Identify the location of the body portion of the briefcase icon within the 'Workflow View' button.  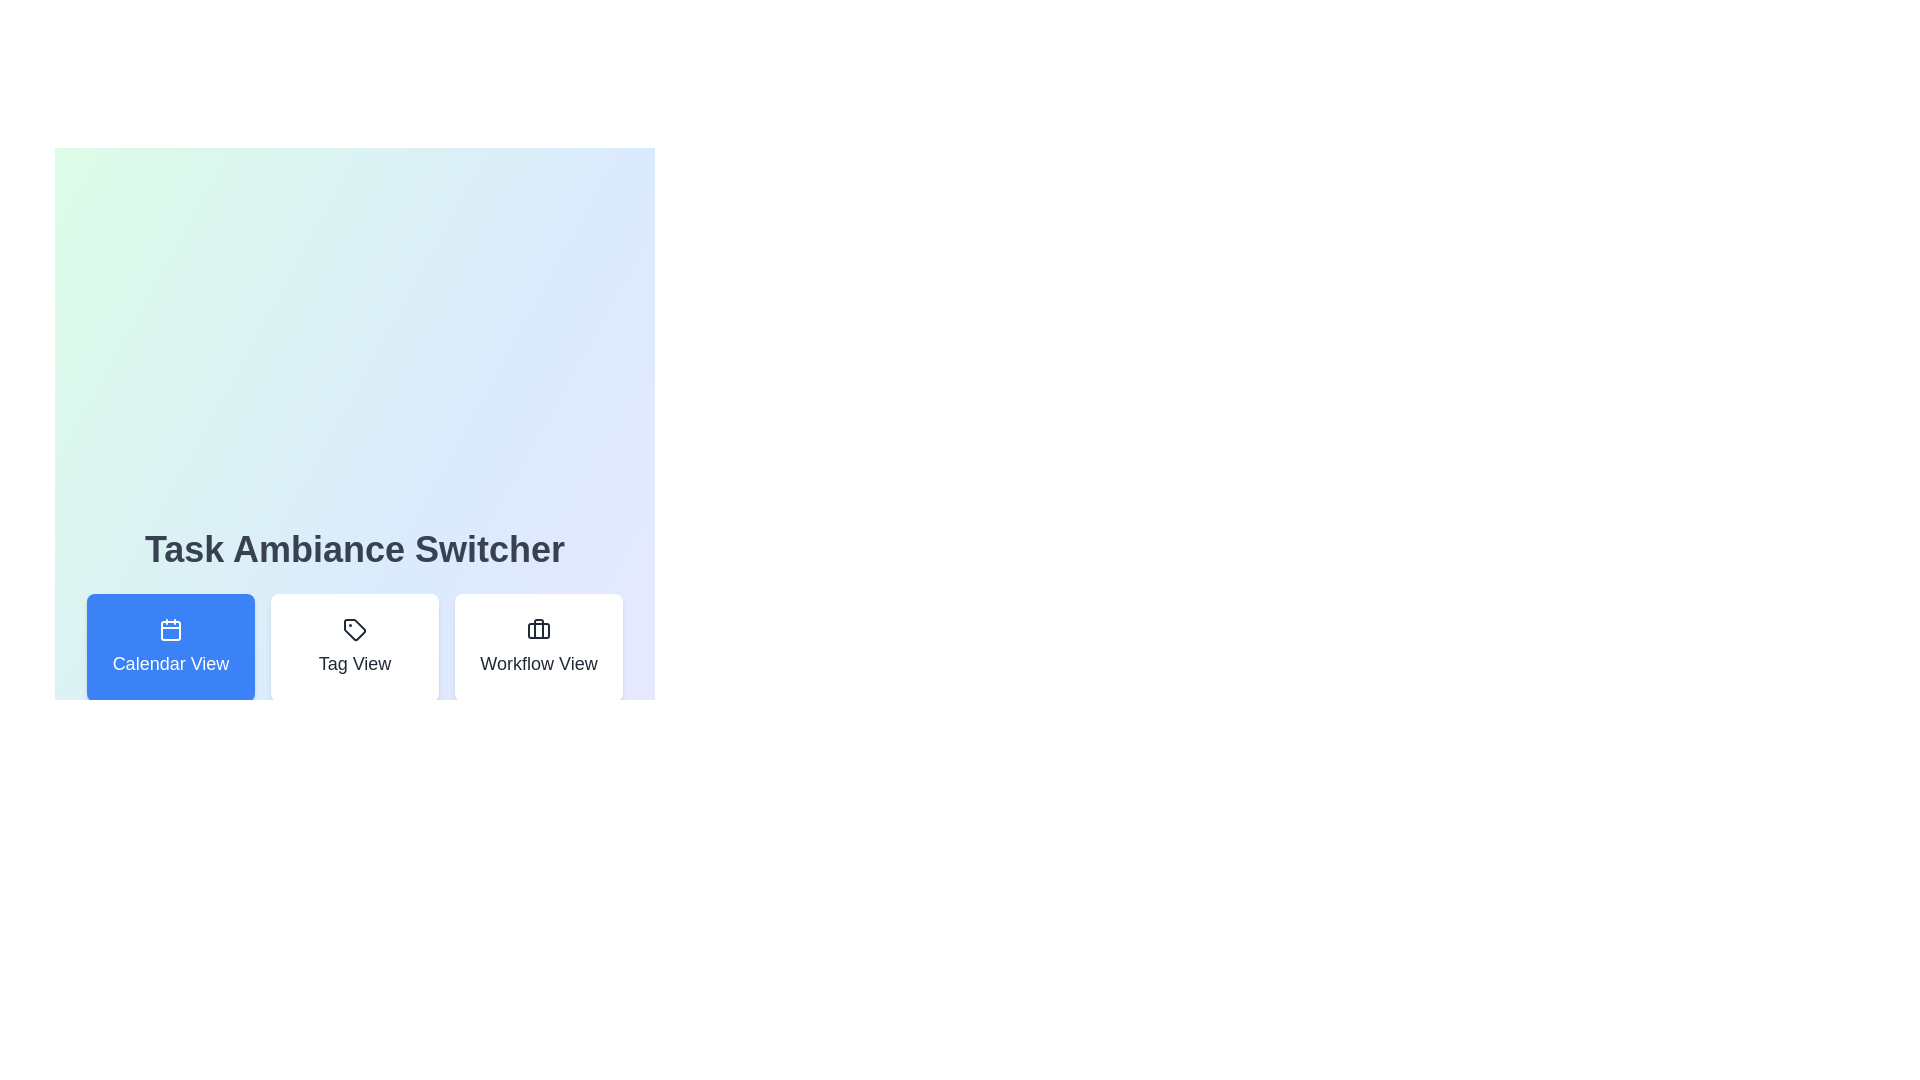
(538, 631).